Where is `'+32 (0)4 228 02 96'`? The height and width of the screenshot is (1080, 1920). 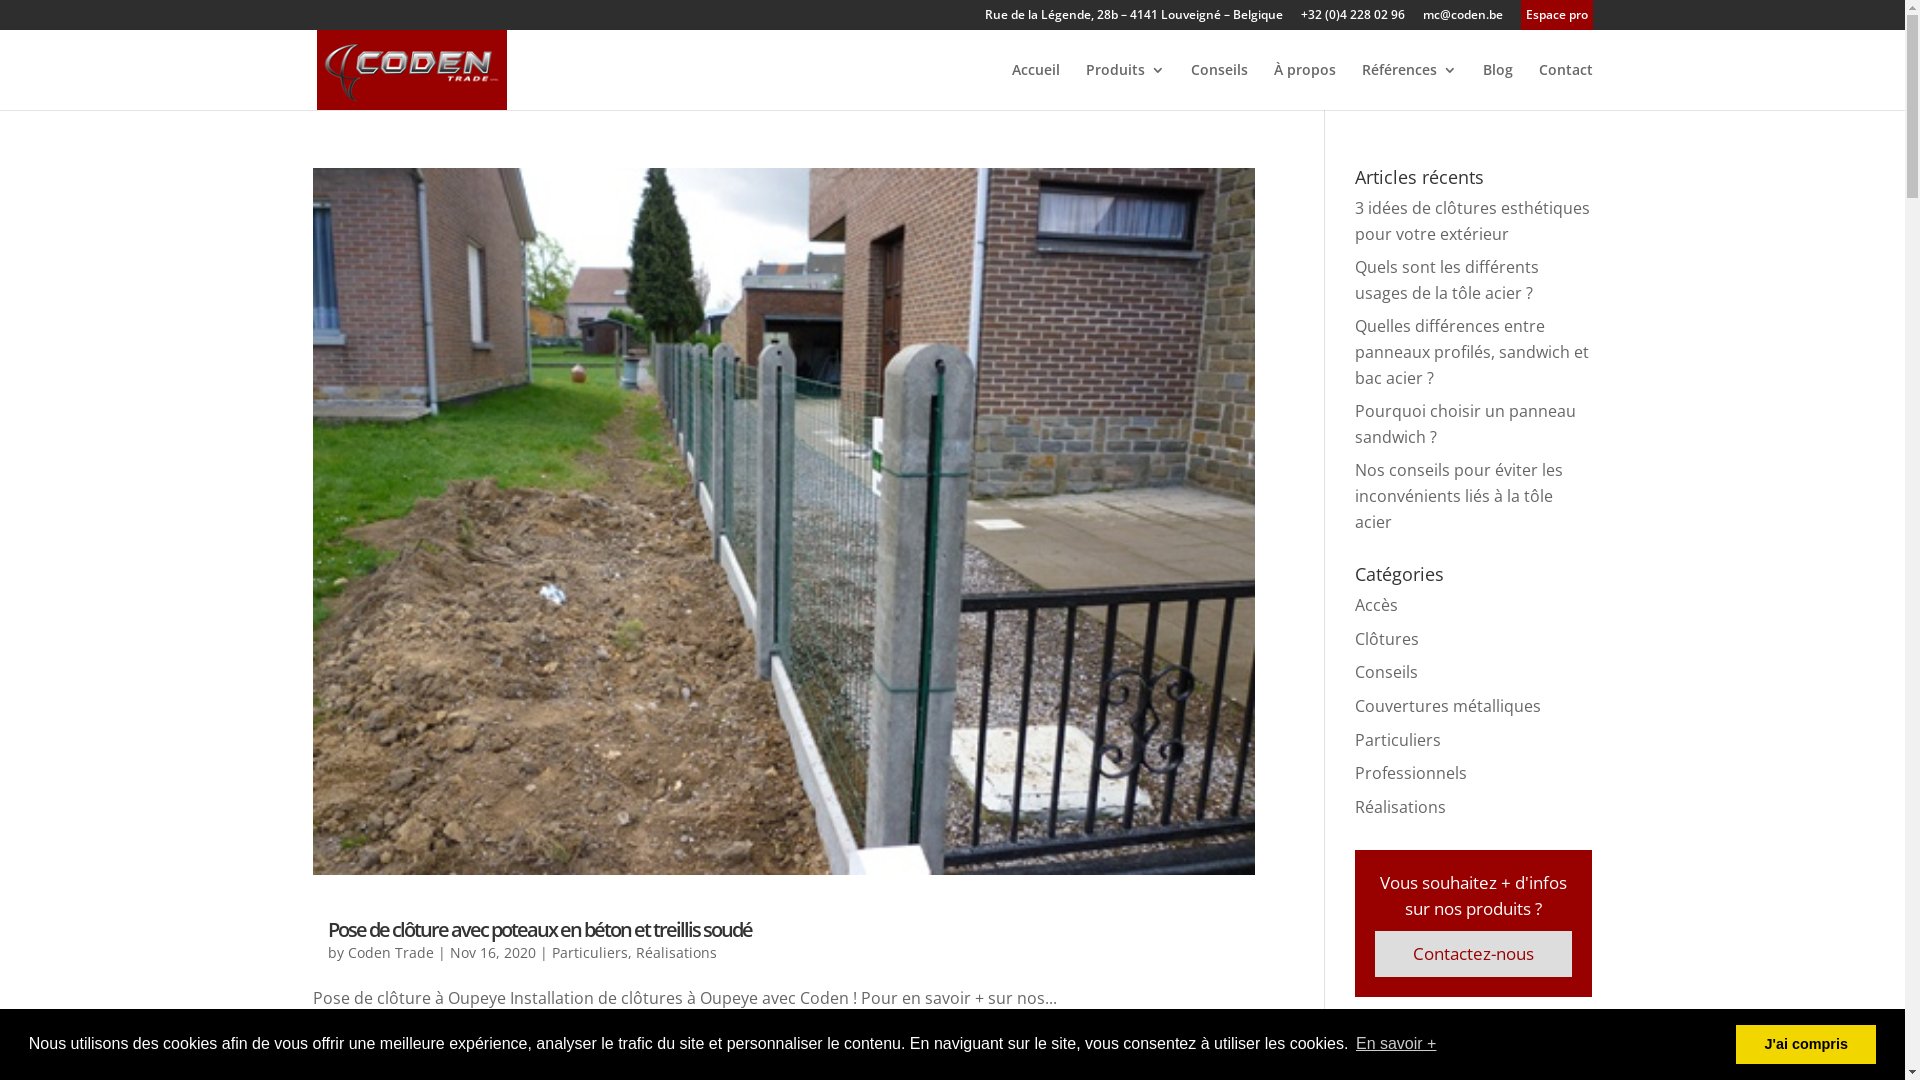
'+32 (0)4 228 02 96' is located at coordinates (1352, 19).